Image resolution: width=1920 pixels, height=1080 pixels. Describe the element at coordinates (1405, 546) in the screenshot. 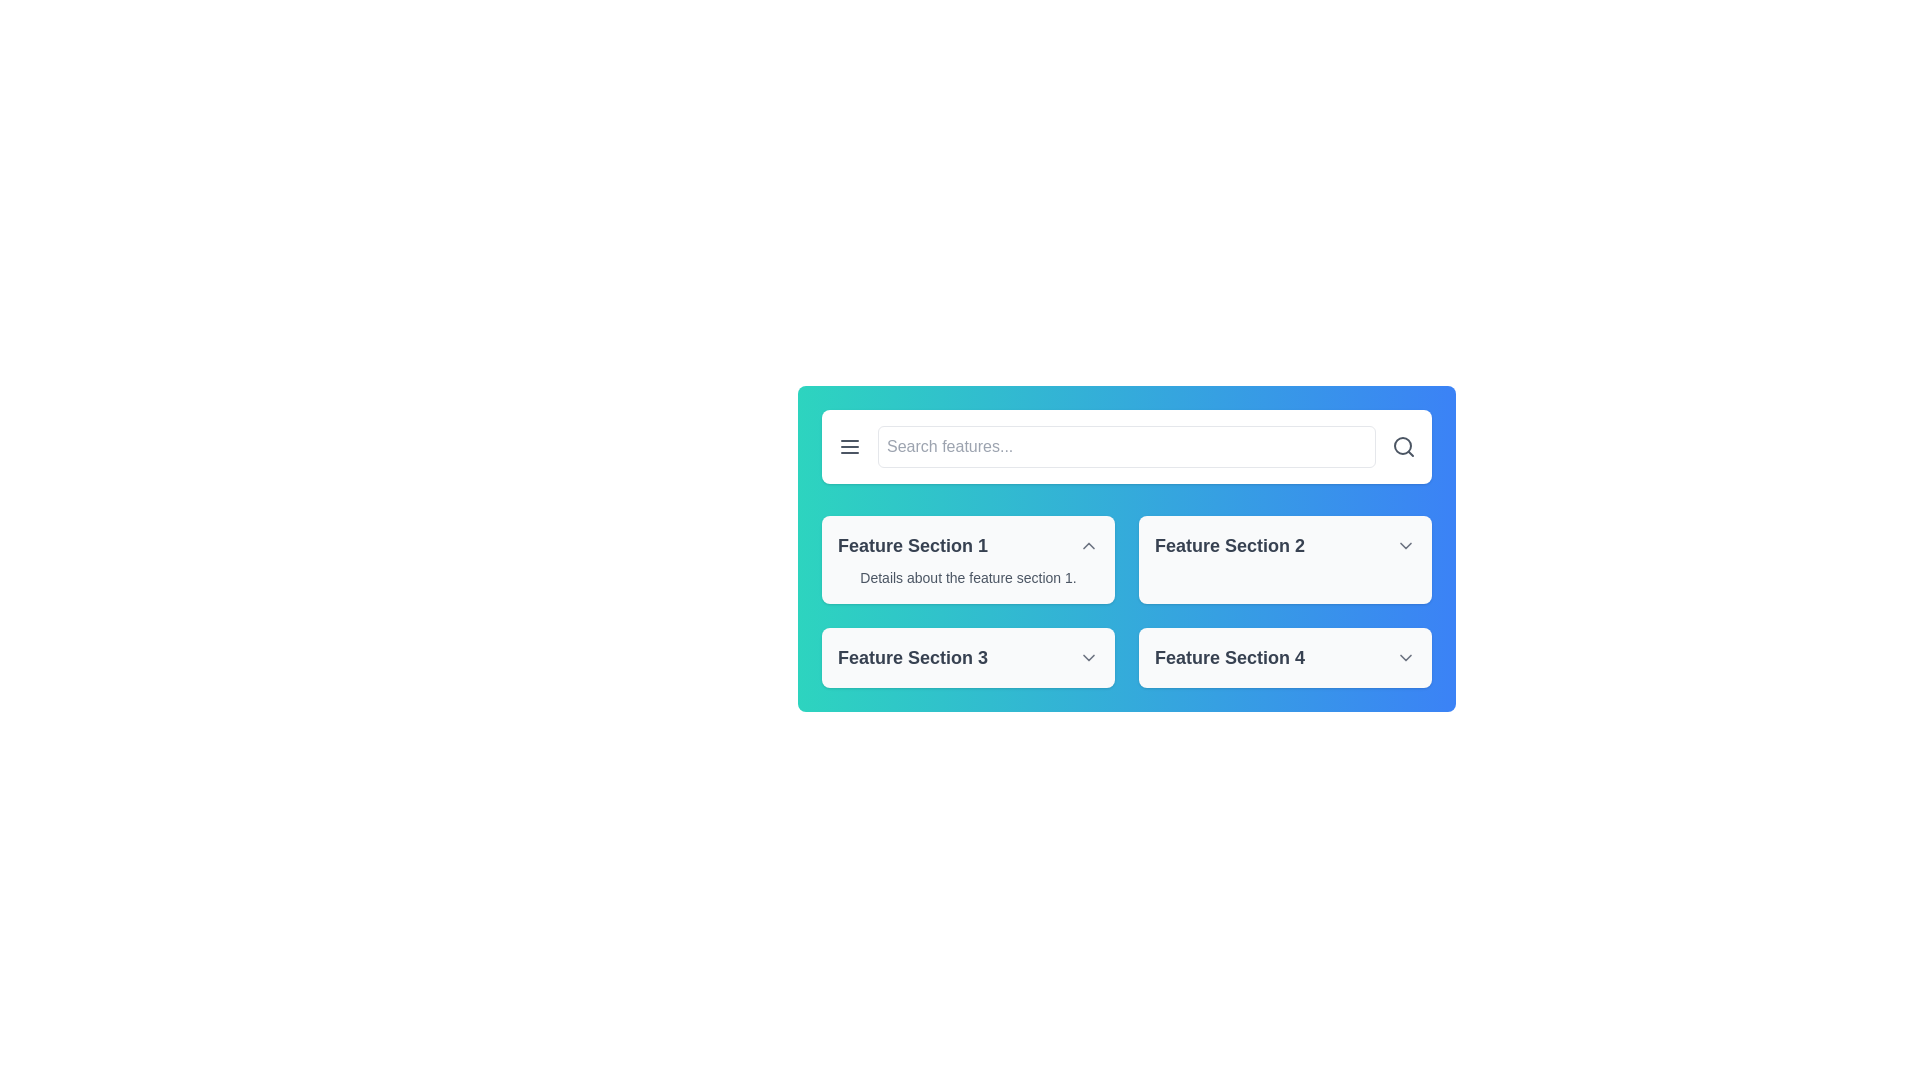

I see `the chevron-down icon located at the right end of the 'Feature Section 2' button` at that location.